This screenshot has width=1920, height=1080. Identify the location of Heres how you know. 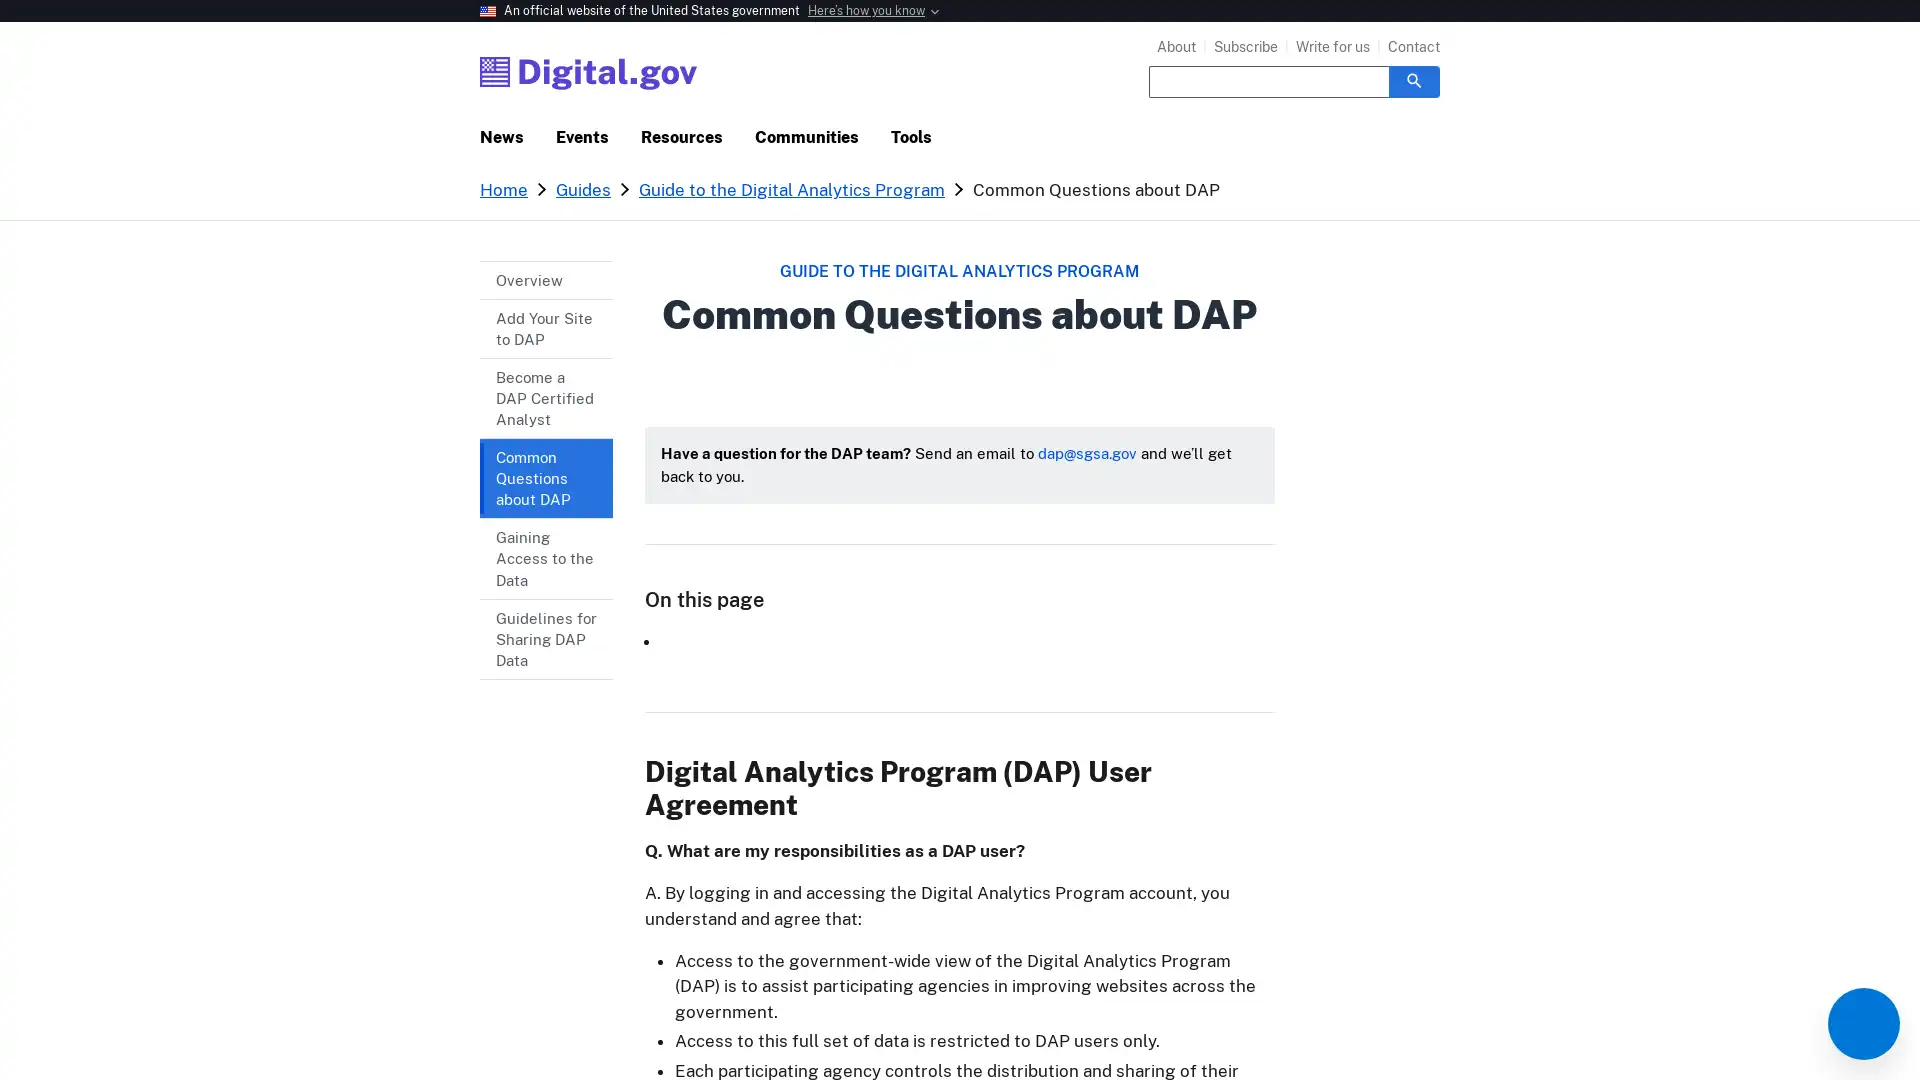
(866, 11).